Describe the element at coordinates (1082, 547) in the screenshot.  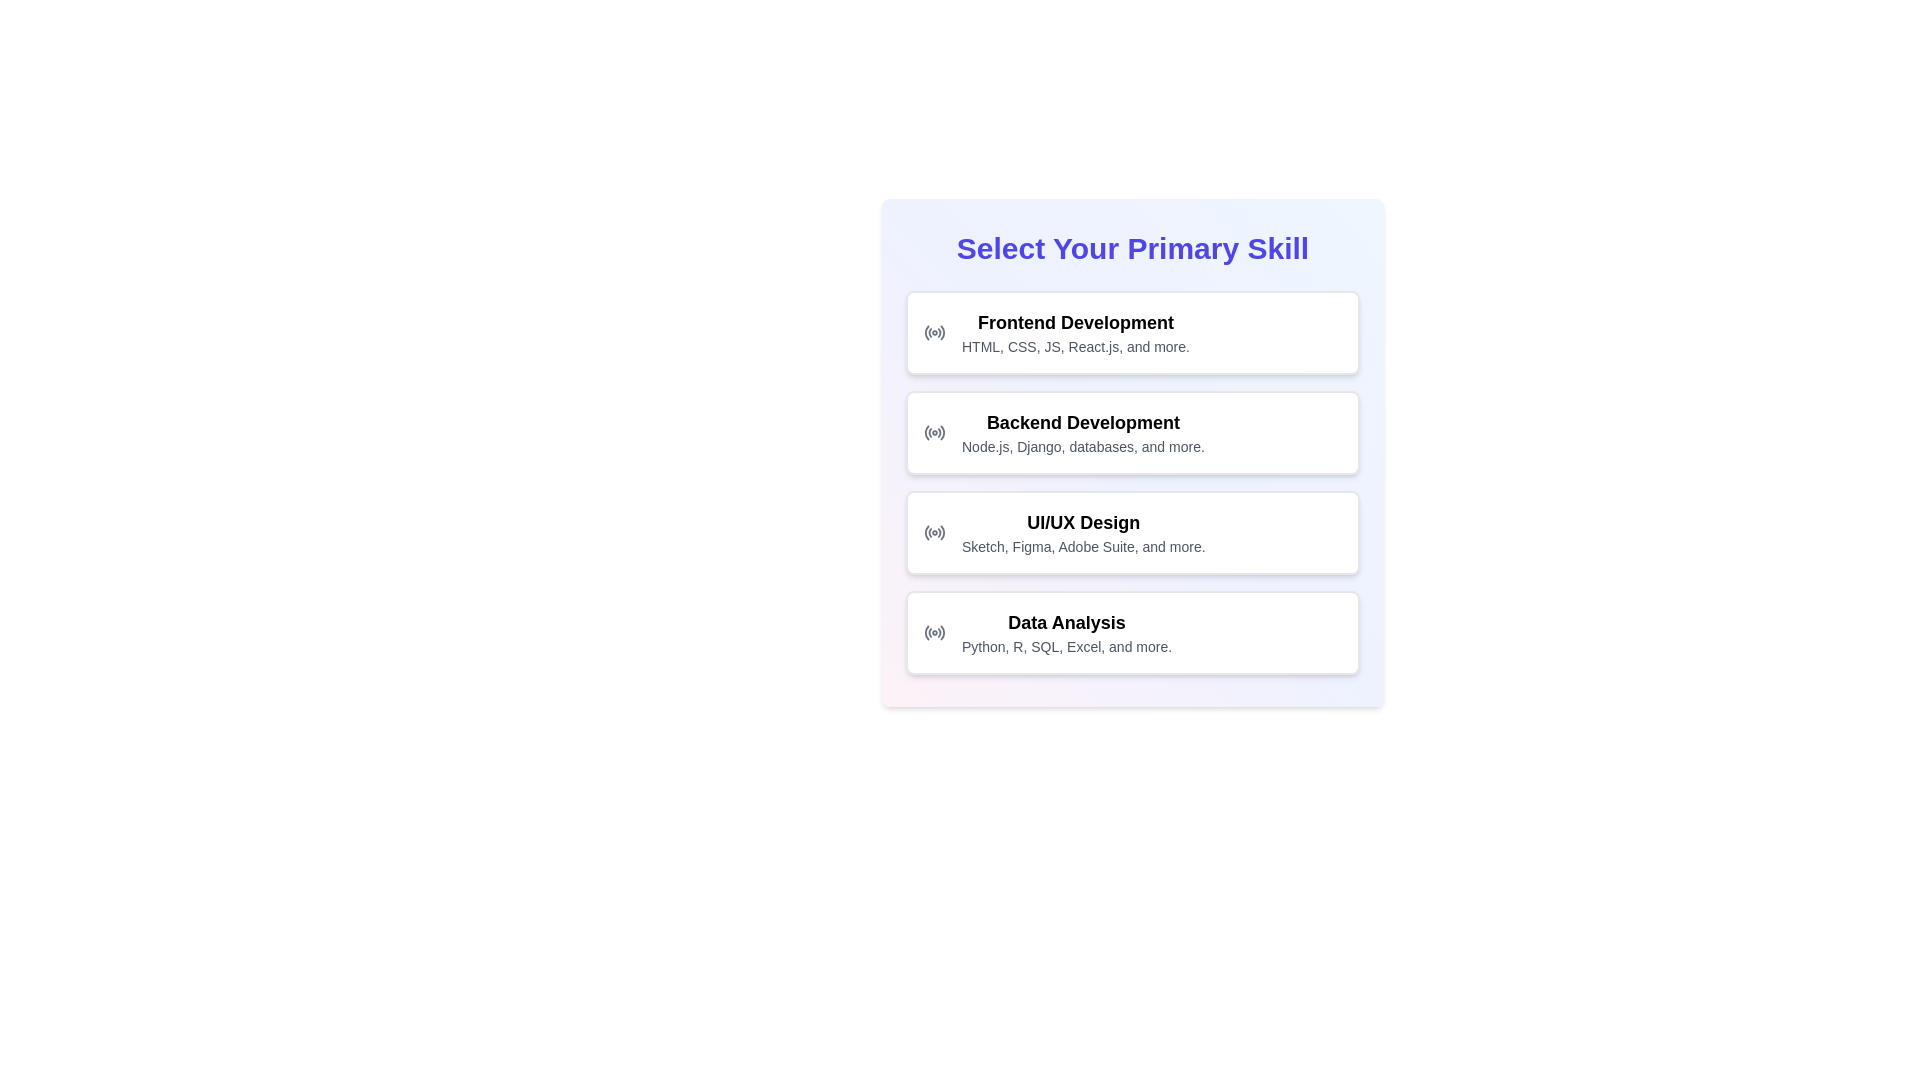
I see `the descriptive text located directly under the 'UI/UX Design' heading in the third selectable card on the right side of the interface` at that location.